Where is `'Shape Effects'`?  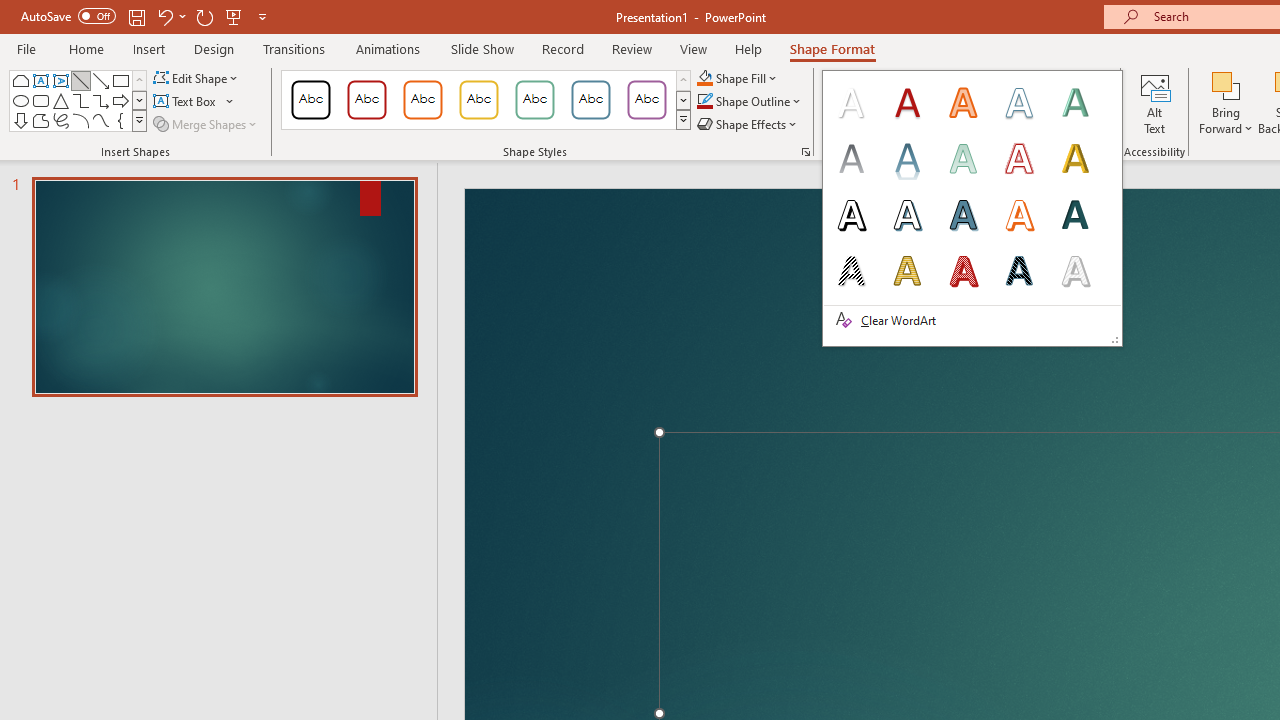
'Shape Effects' is located at coordinates (747, 124).